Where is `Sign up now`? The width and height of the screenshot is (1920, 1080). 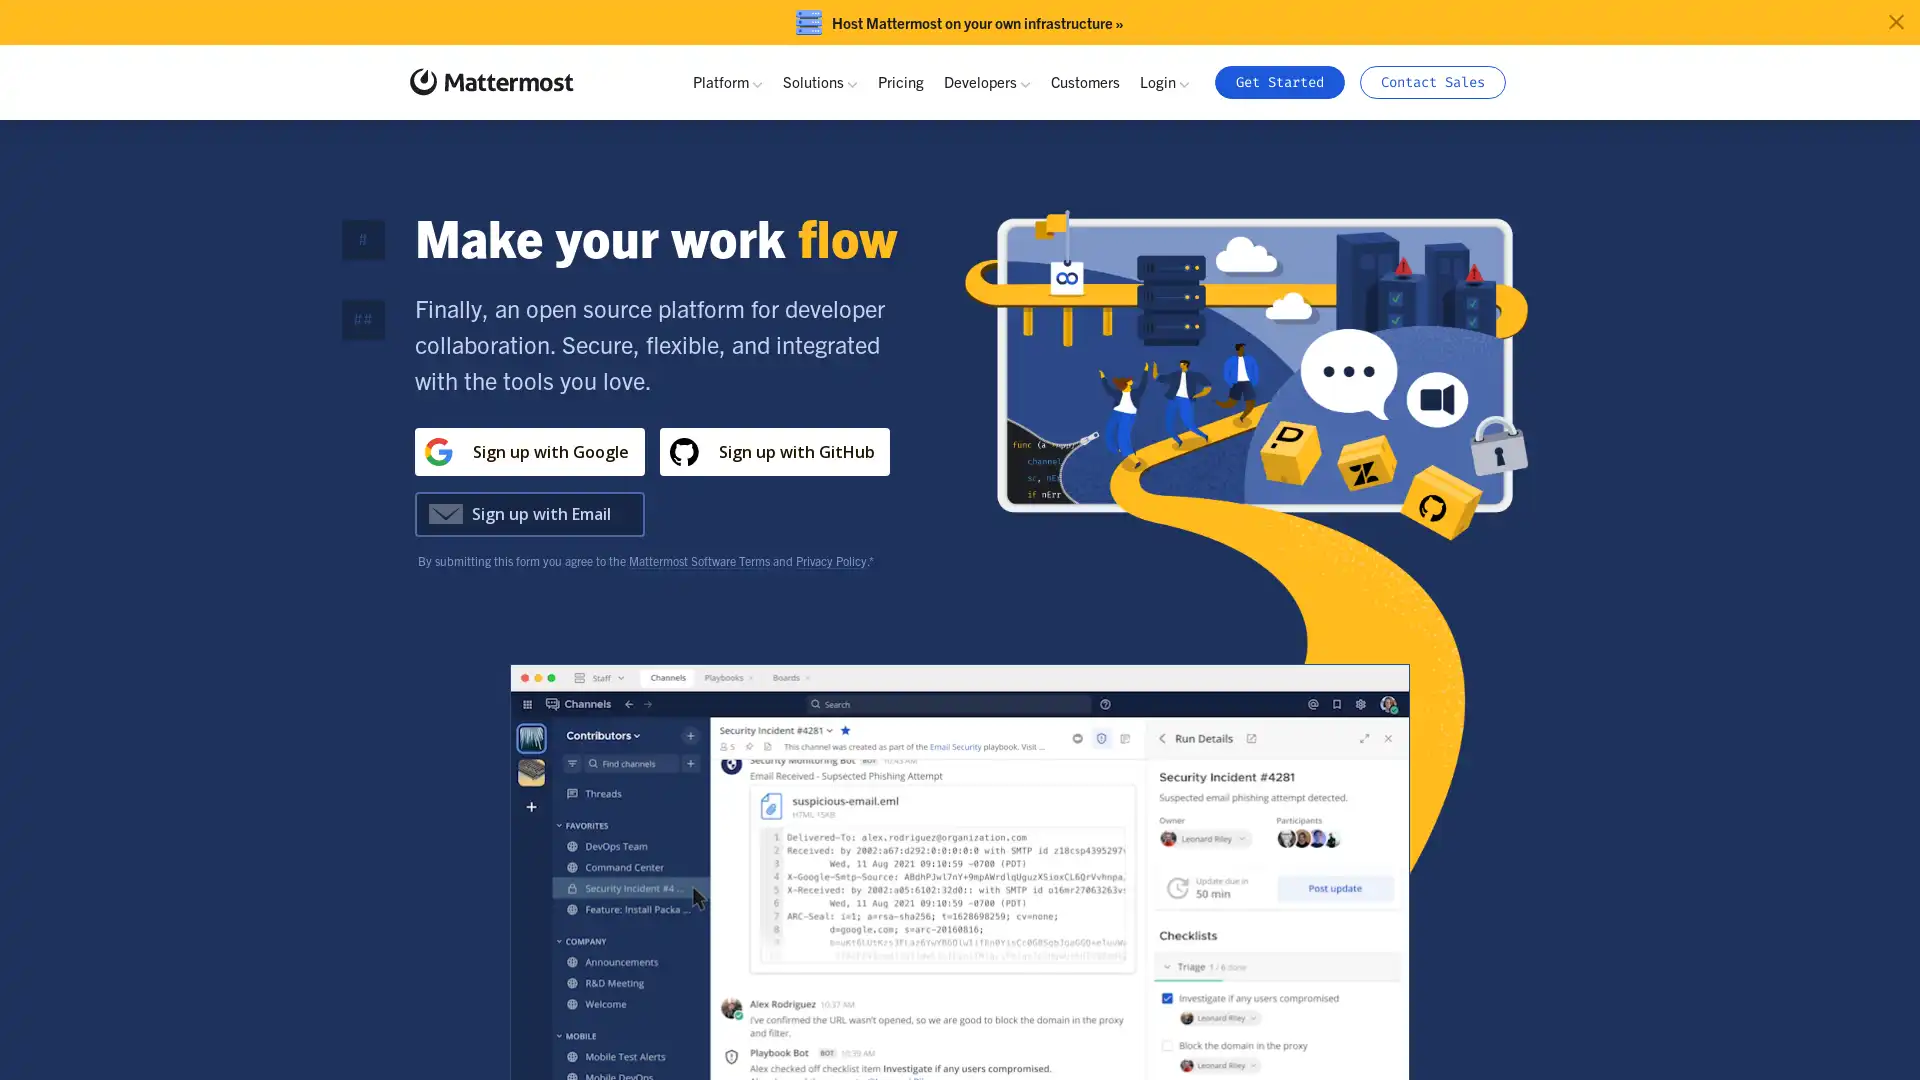
Sign up now is located at coordinates (771, 512).